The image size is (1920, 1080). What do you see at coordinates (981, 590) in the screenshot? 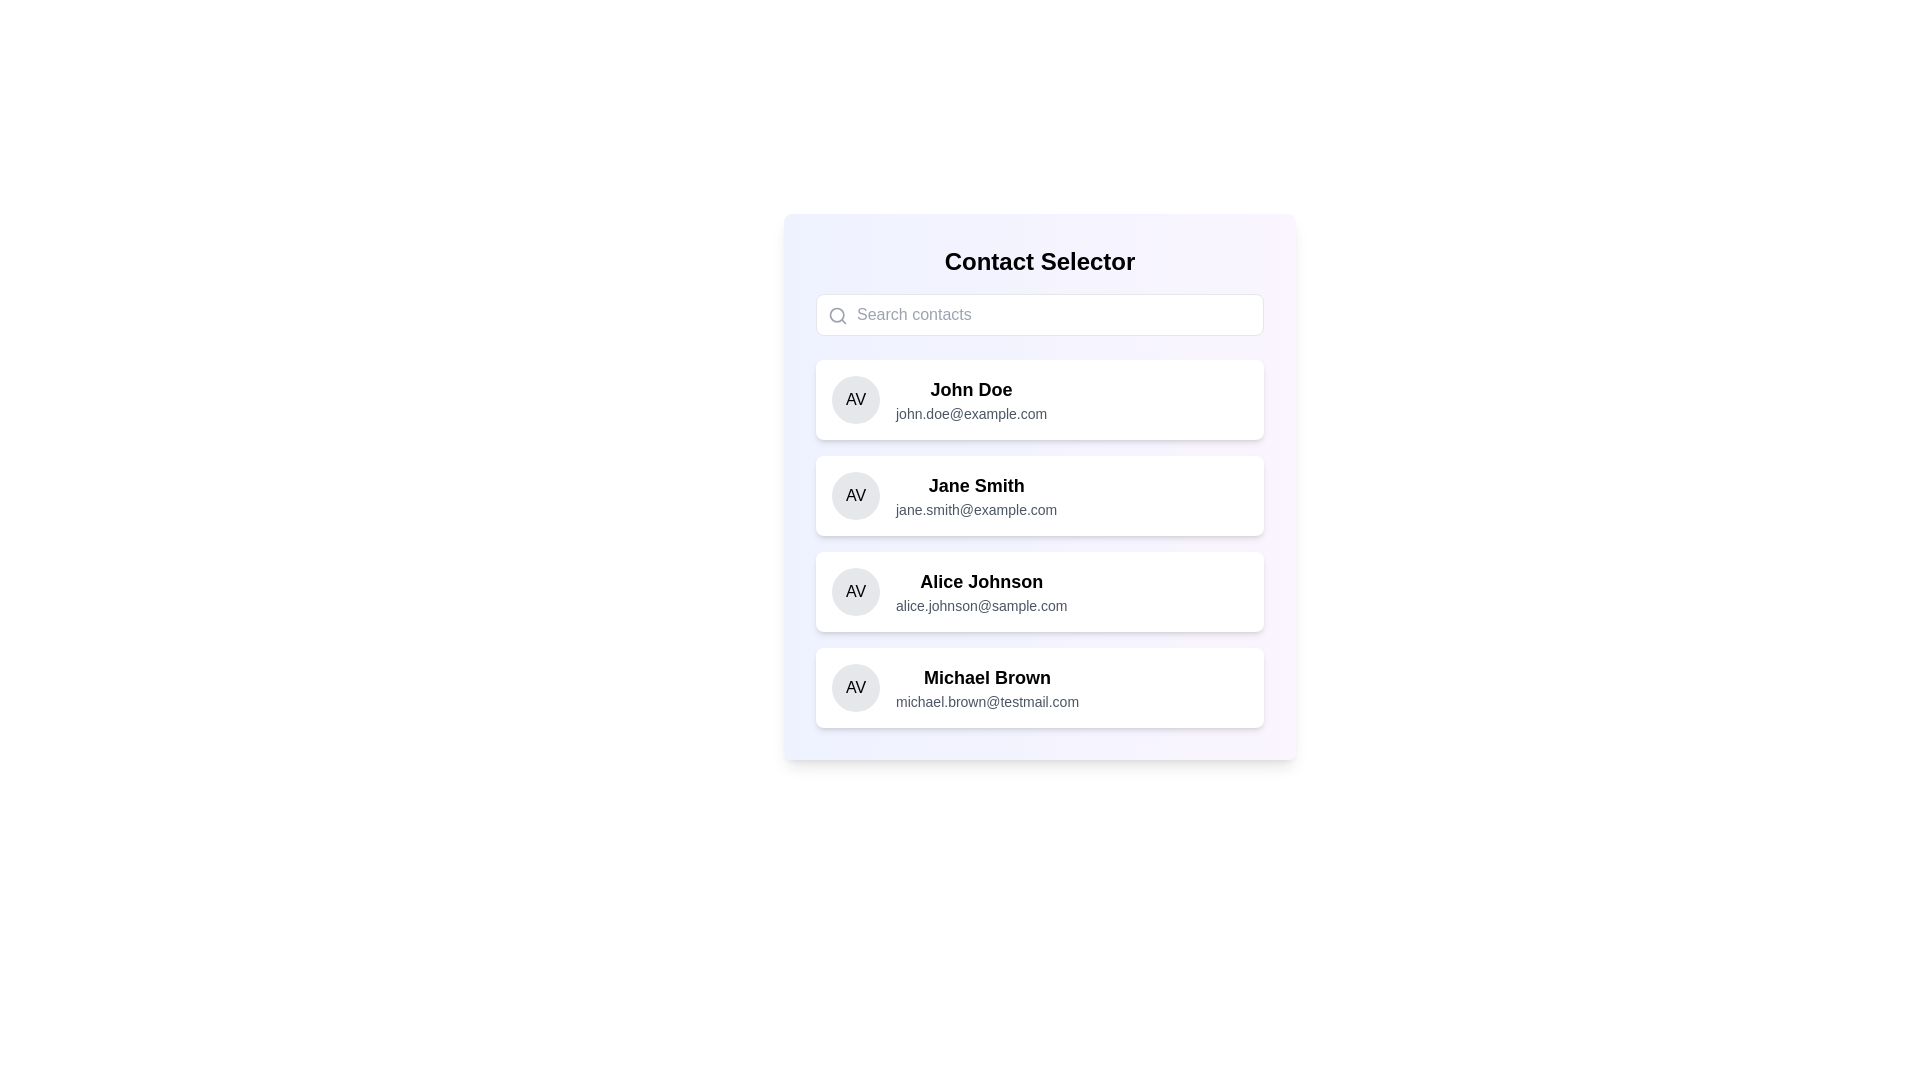
I see `the text display area containing 'Alice Johnson' and 'alice.johnson@sample.com' in the third contact card of the contact list` at bounding box center [981, 590].